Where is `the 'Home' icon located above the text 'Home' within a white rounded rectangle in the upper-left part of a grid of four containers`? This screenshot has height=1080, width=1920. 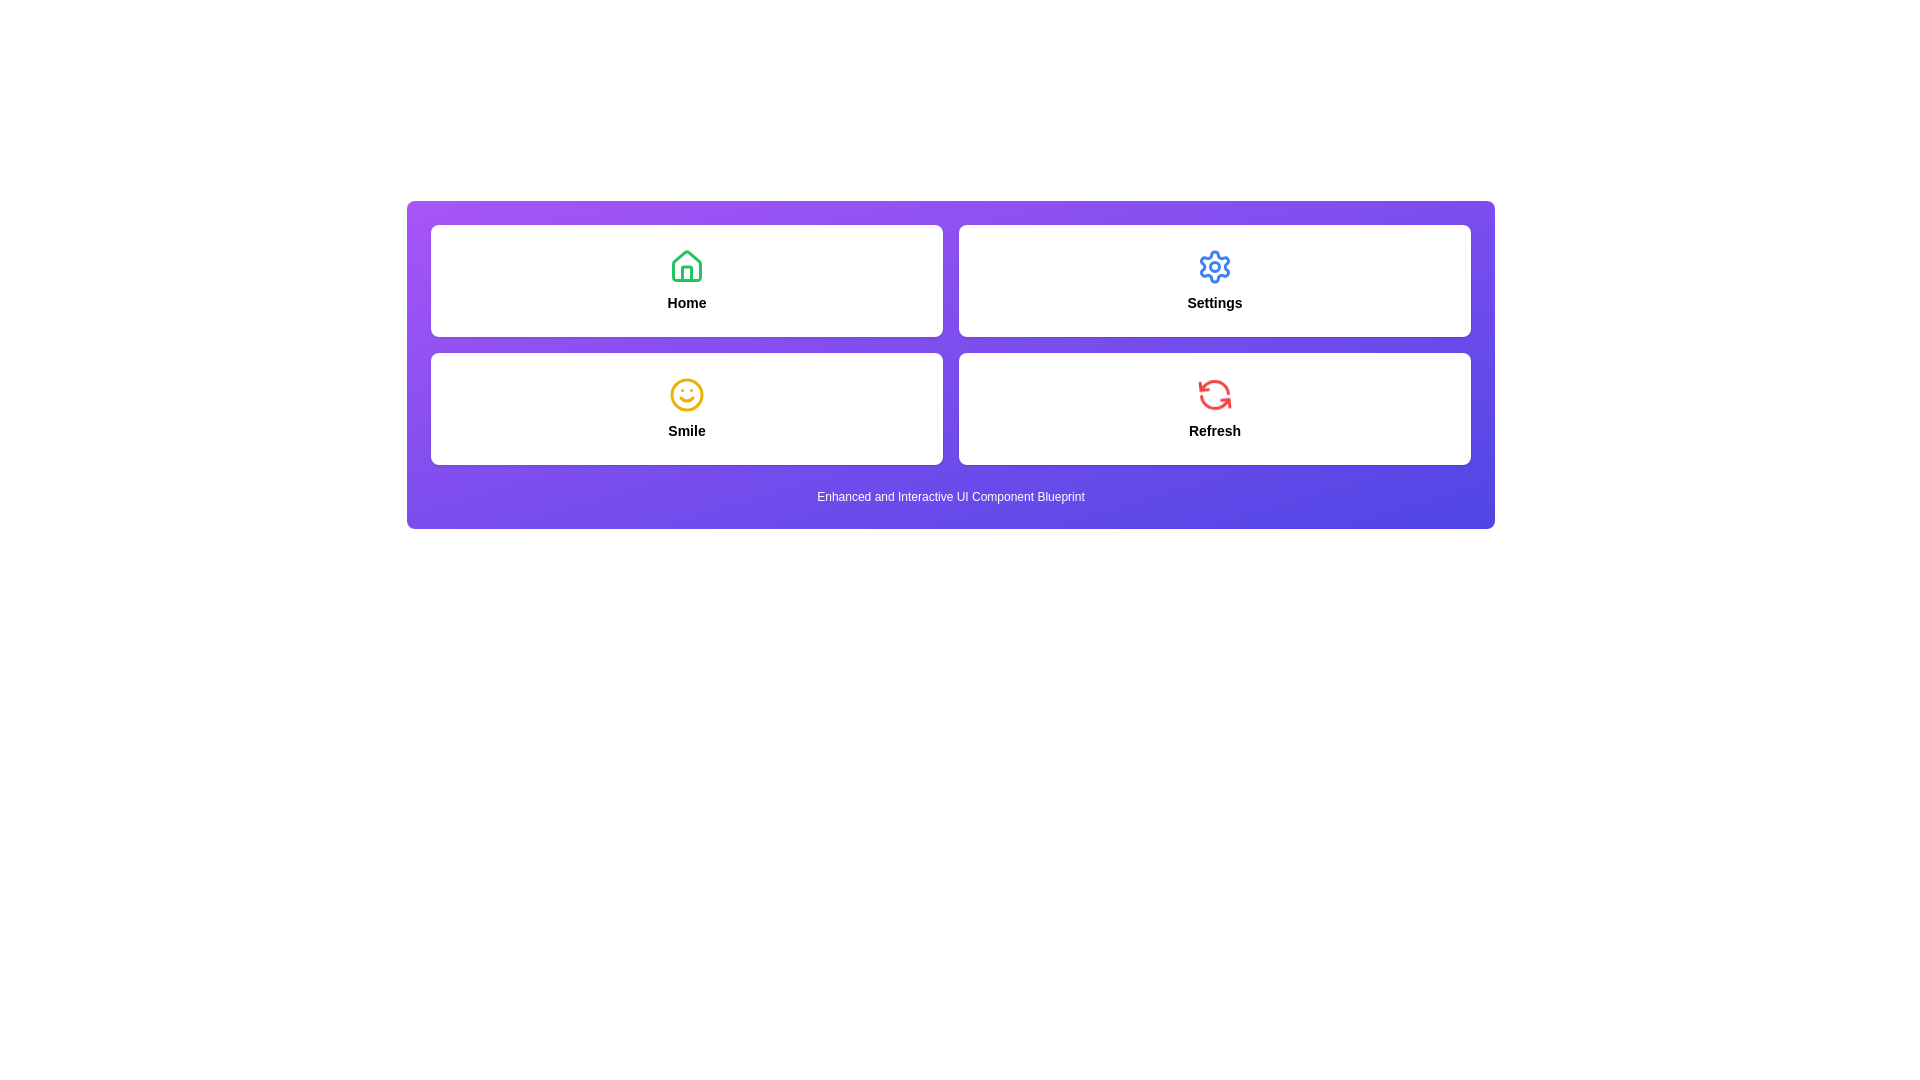
the 'Home' icon located above the text 'Home' within a white rounded rectangle in the upper-left part of a grid of four containers is located at coordinates (686, 265).